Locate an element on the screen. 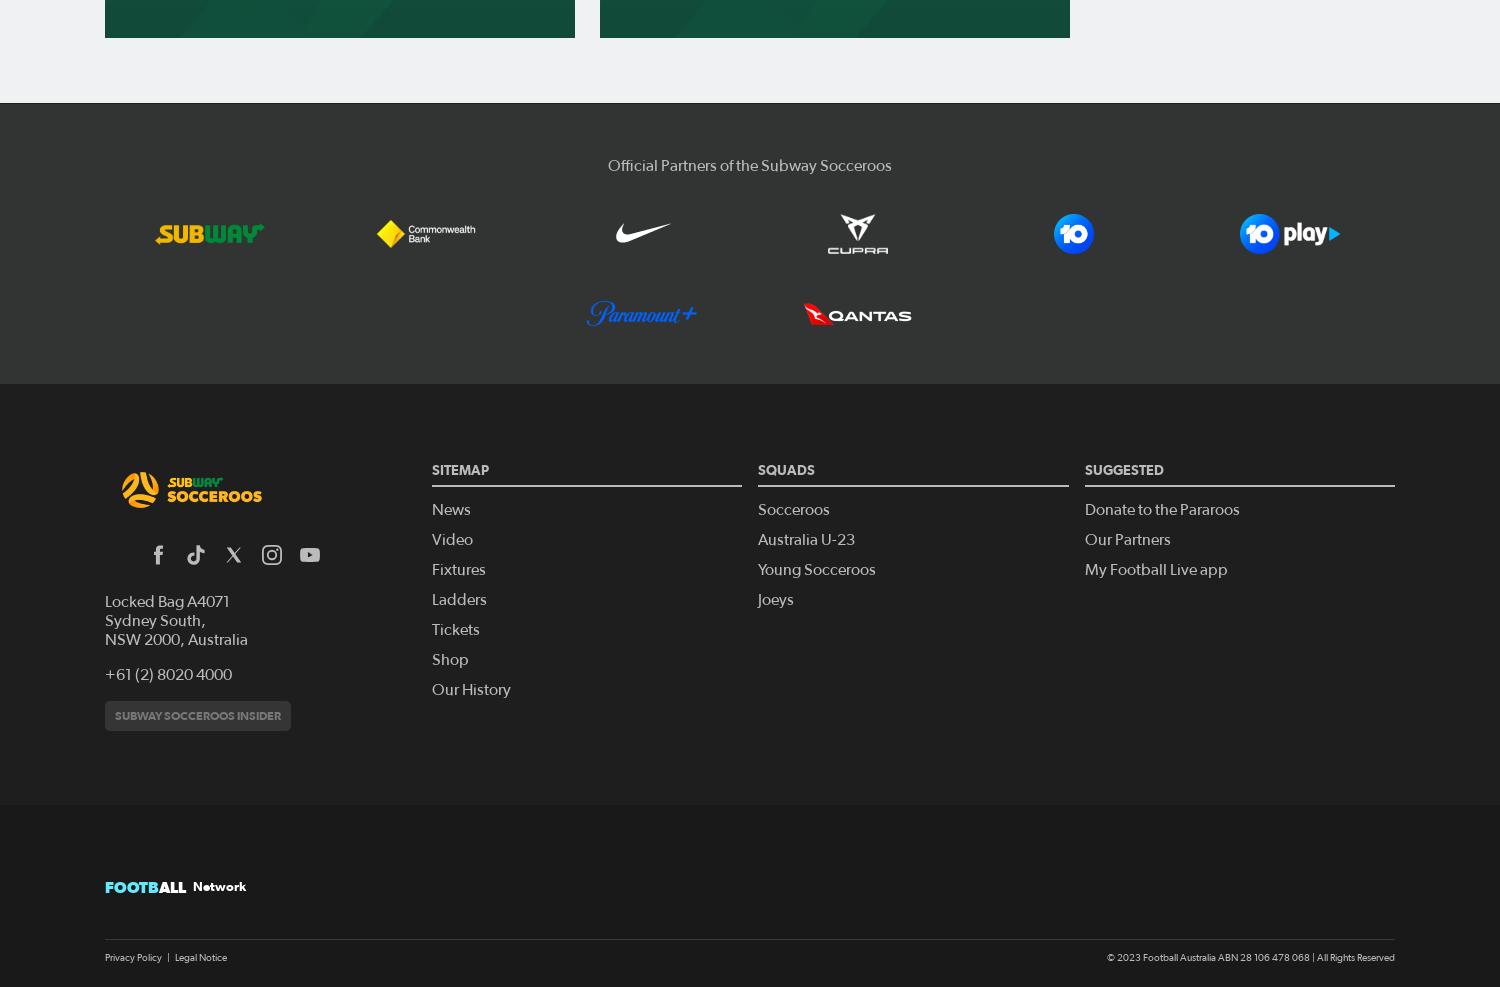  'Joeys' is located at coordinates (775, 598).